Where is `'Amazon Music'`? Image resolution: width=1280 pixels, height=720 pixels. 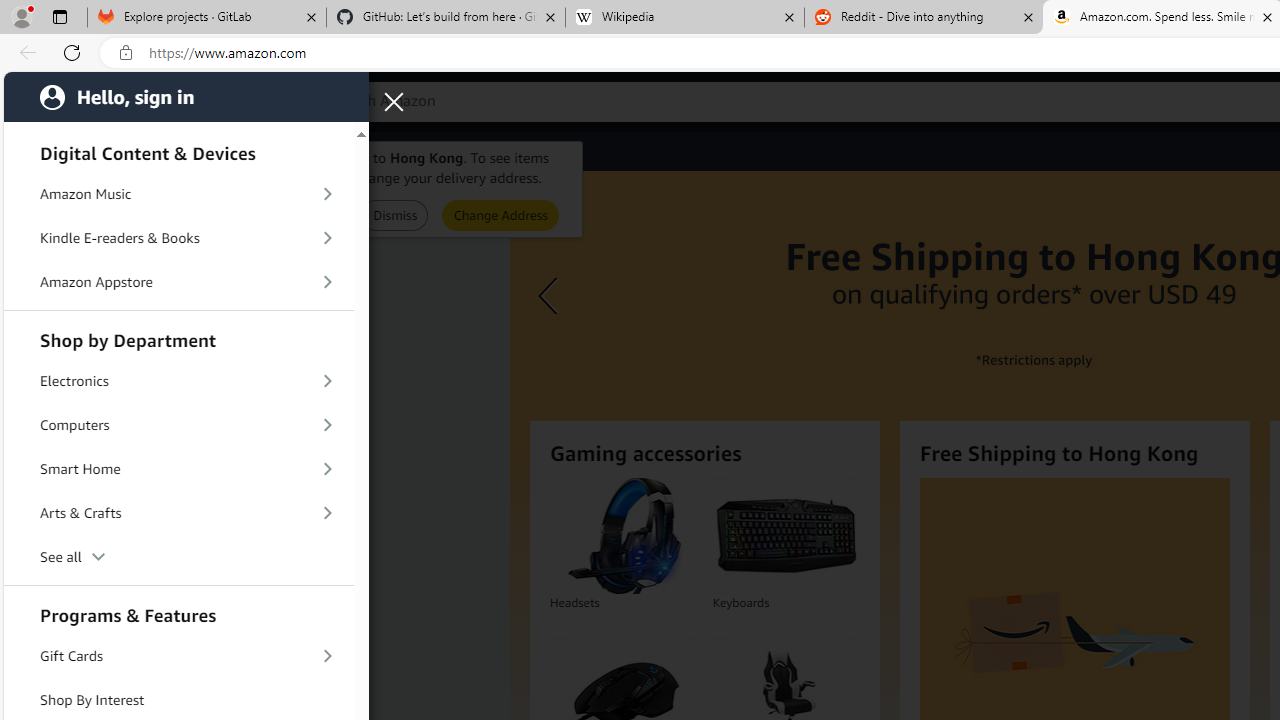
'Amazon Music' is located at coordinates (179, 194).